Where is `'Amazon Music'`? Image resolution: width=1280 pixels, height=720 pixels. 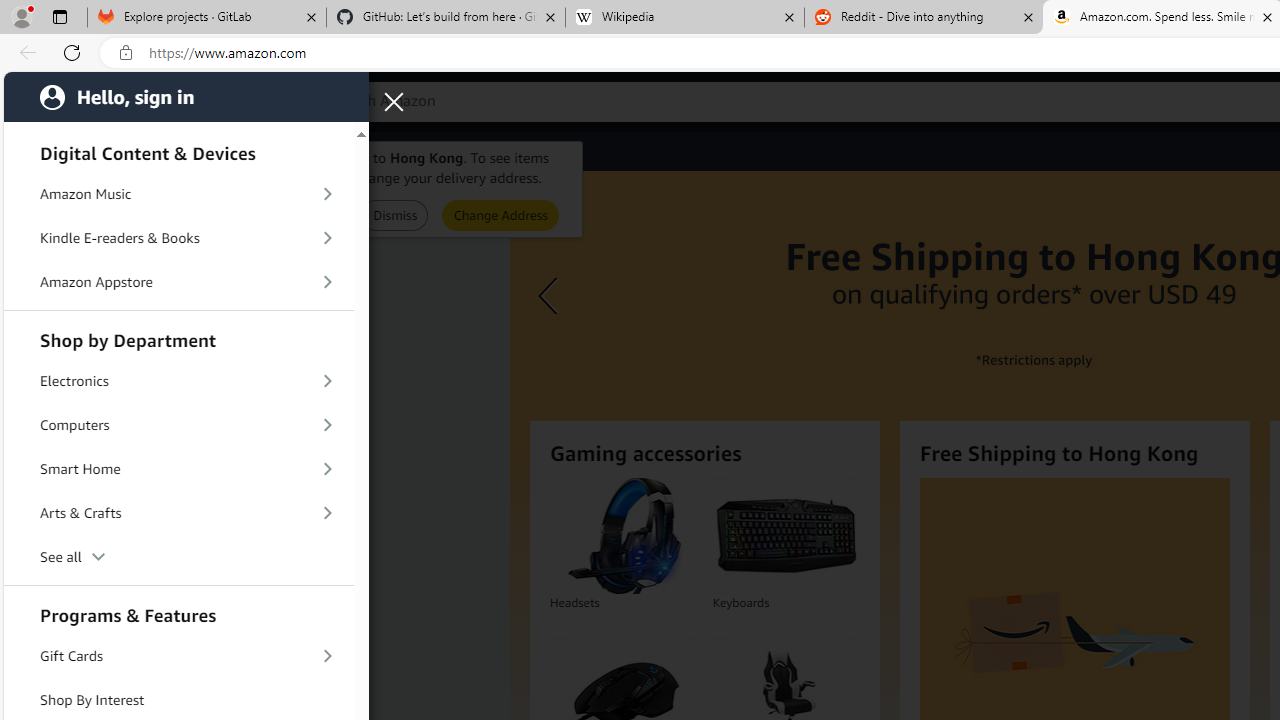
'Amazon Music' is located at coordinates (179, 194).